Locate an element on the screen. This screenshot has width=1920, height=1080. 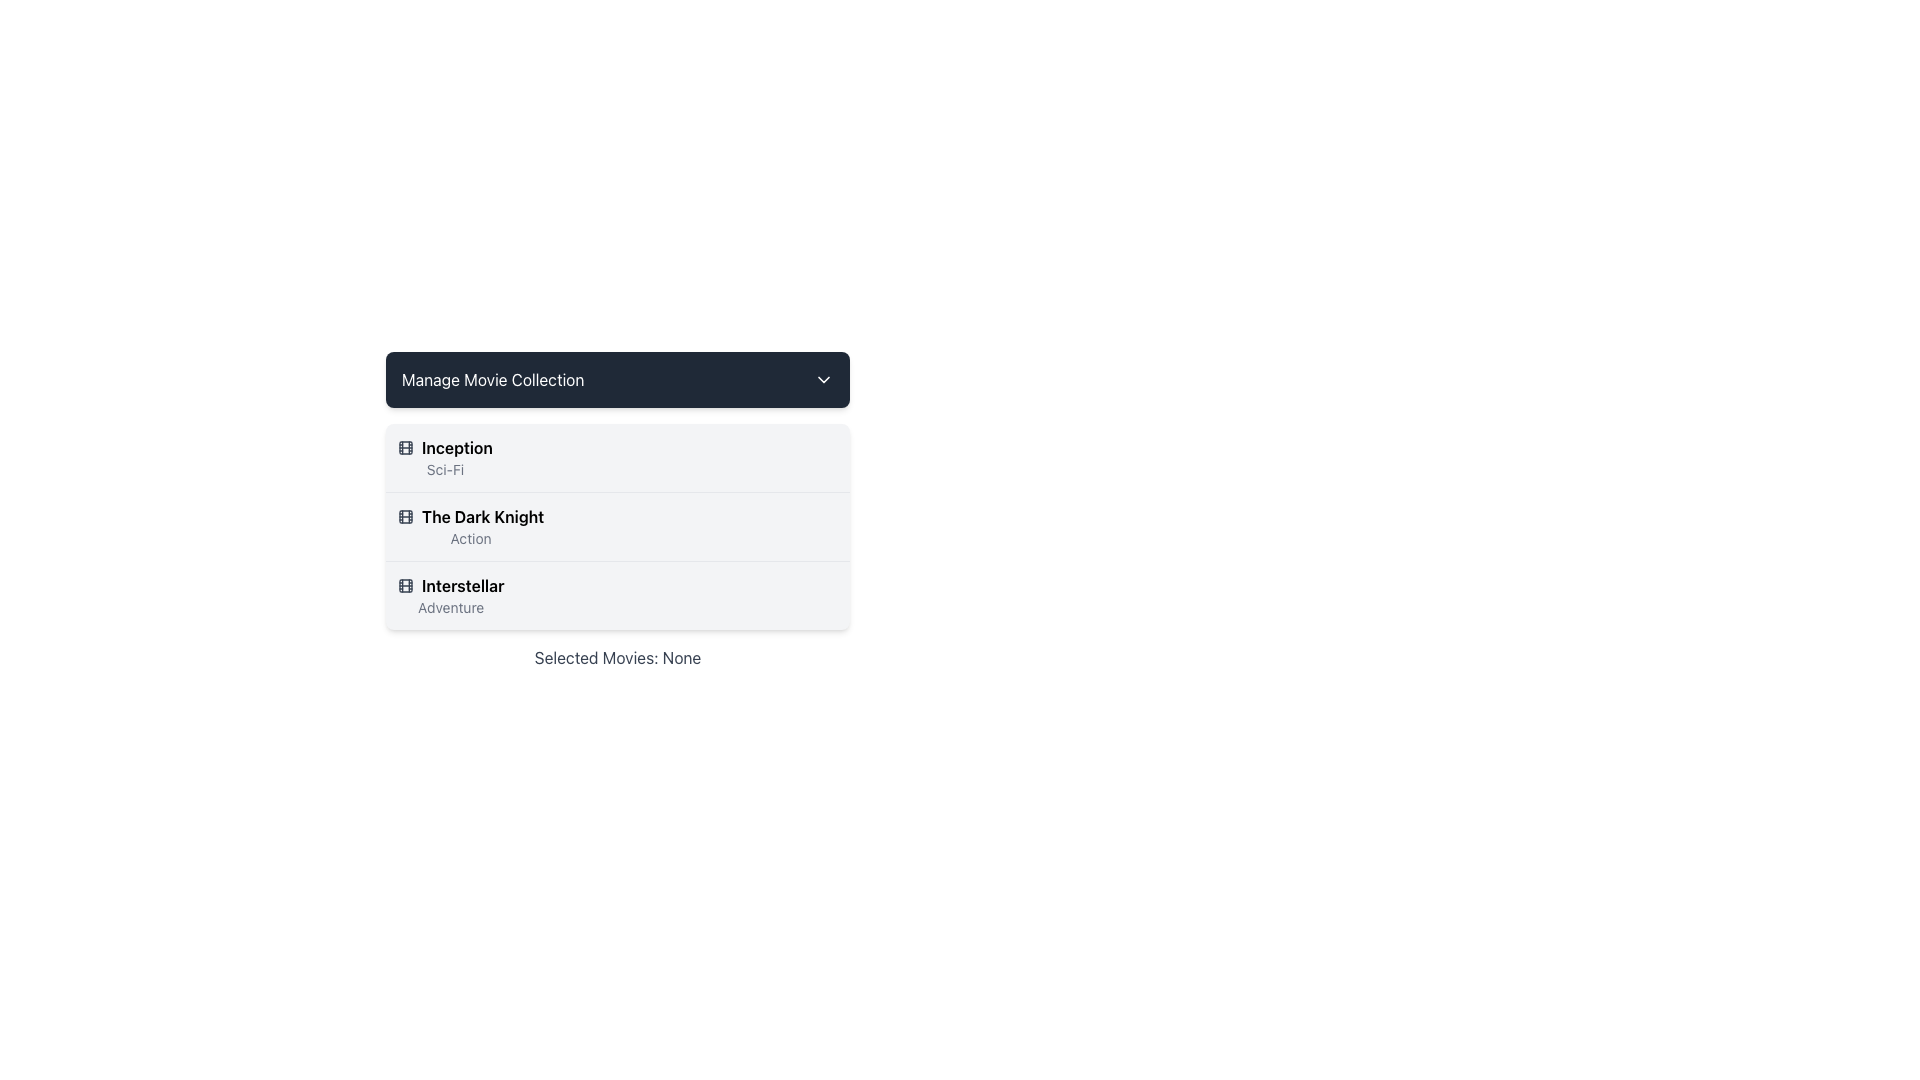
the 'Sci-Fi' text label that is styled with a smaller-sized font and gray color, located directly below 'Inception' in a list of movie genres is located at coordinates (444, 470).